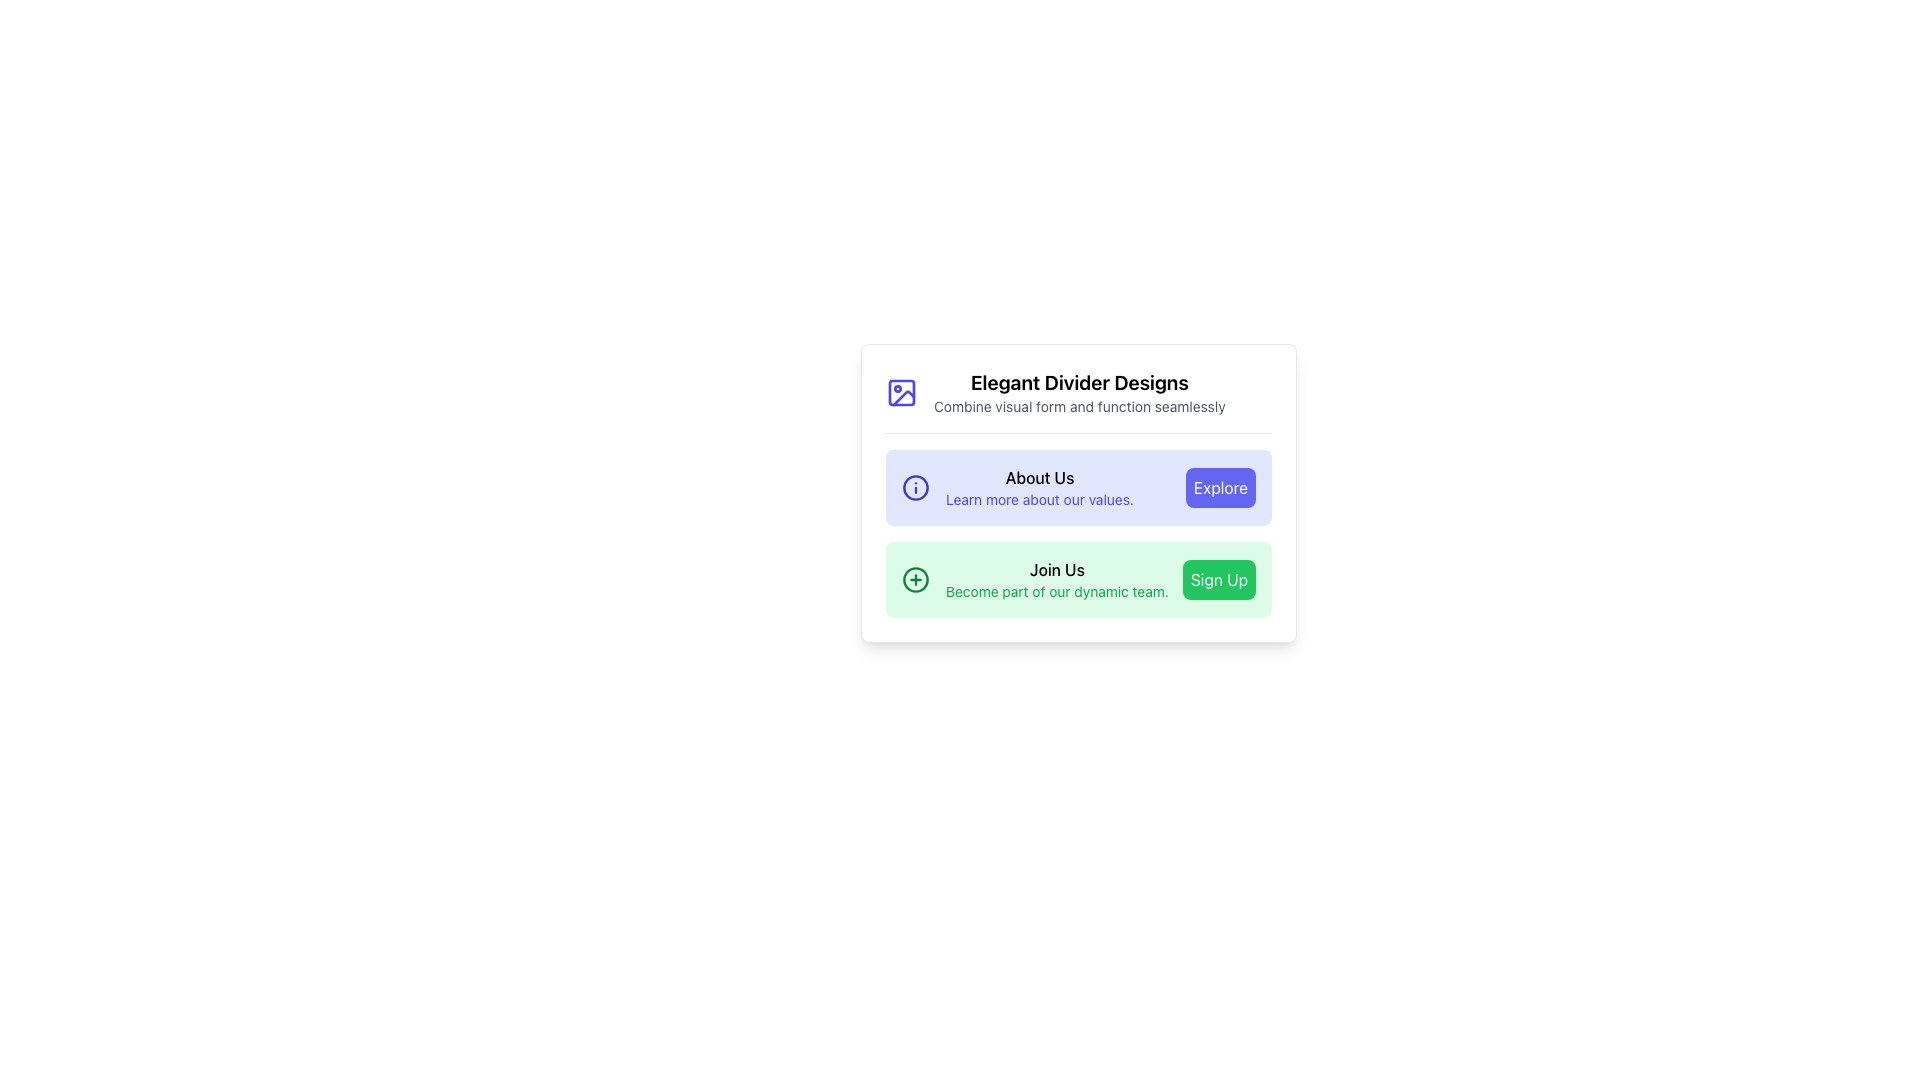  Describe the element at coordinates (1040, 488) in the screenshot. I see `the 'About Us' text label which provides informative text related to the application's purpose and values, located in the center column and aligned to the left` at that location.